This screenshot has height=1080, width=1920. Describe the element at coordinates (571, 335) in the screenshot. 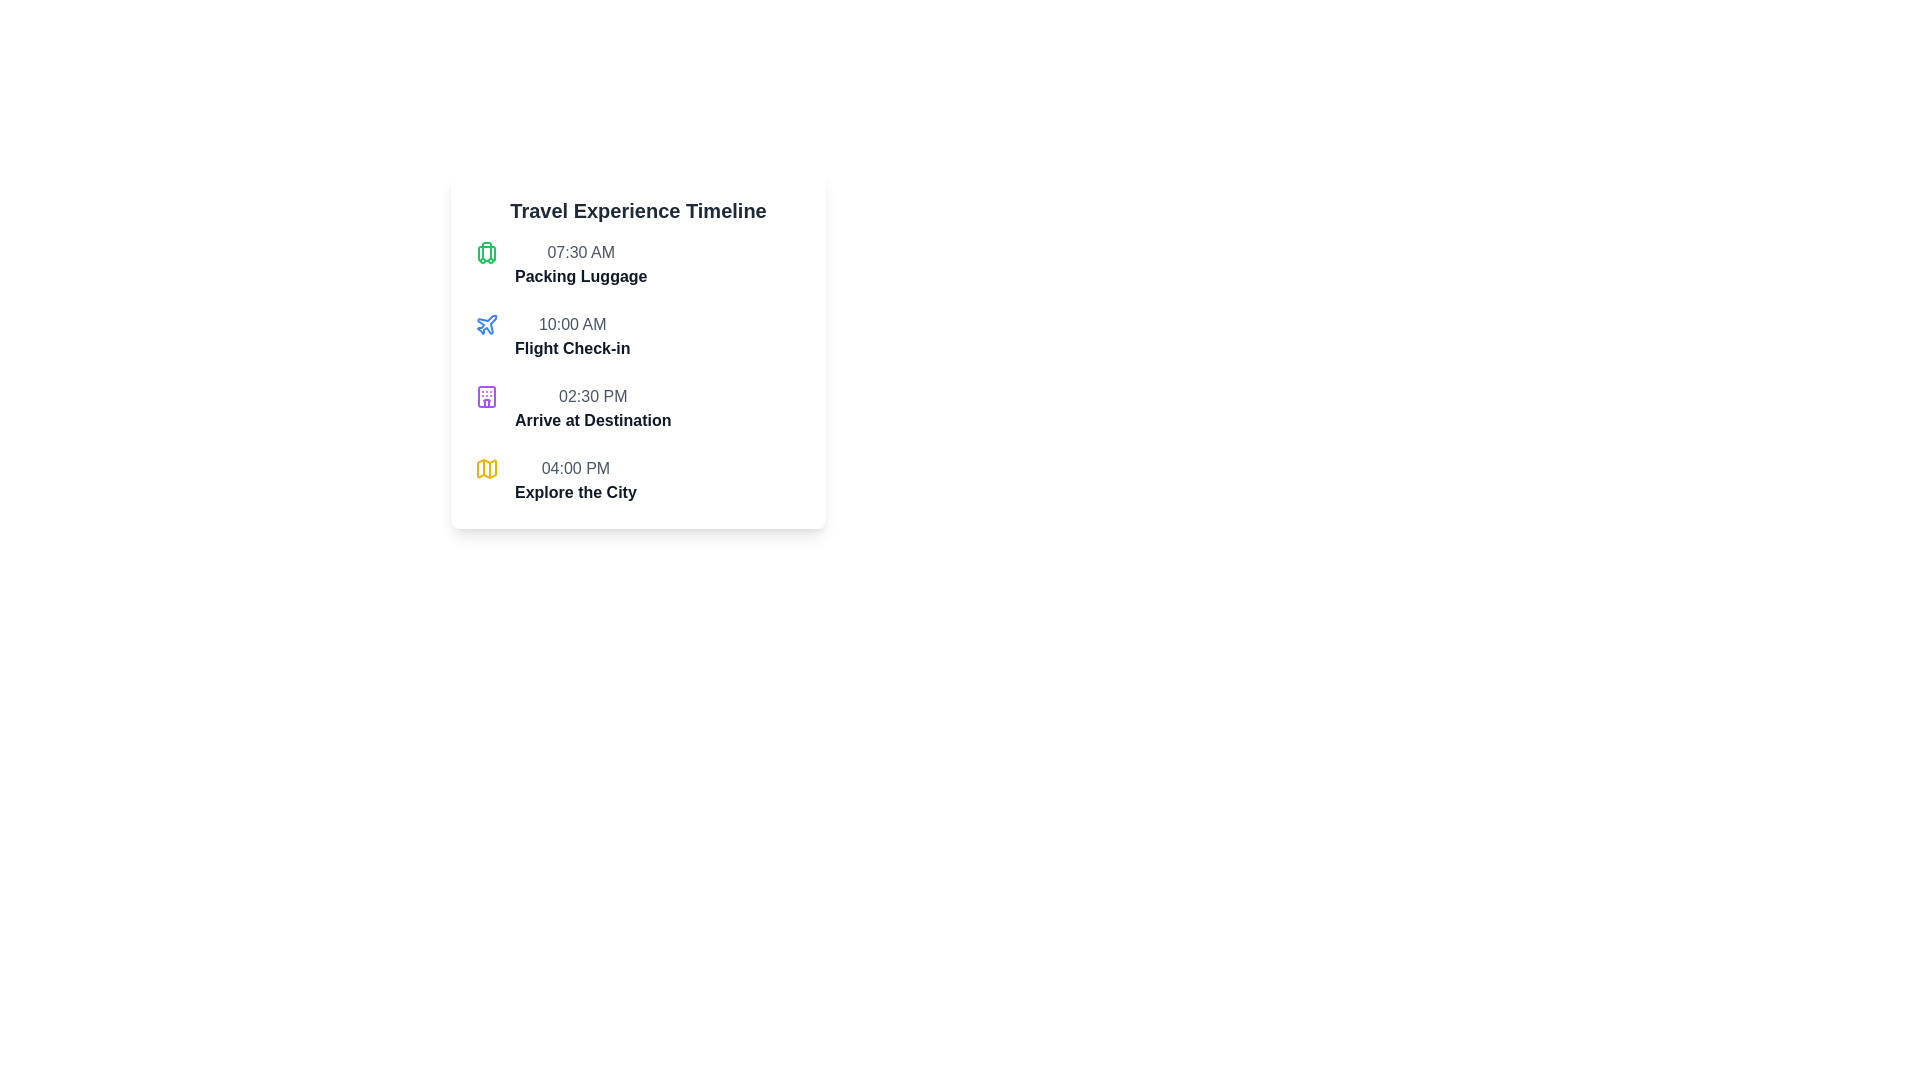

I see `the text-based informational component displaying '10:00 AM' and 'Flight Check-in' in the Travel Experience Timeline` at that location.